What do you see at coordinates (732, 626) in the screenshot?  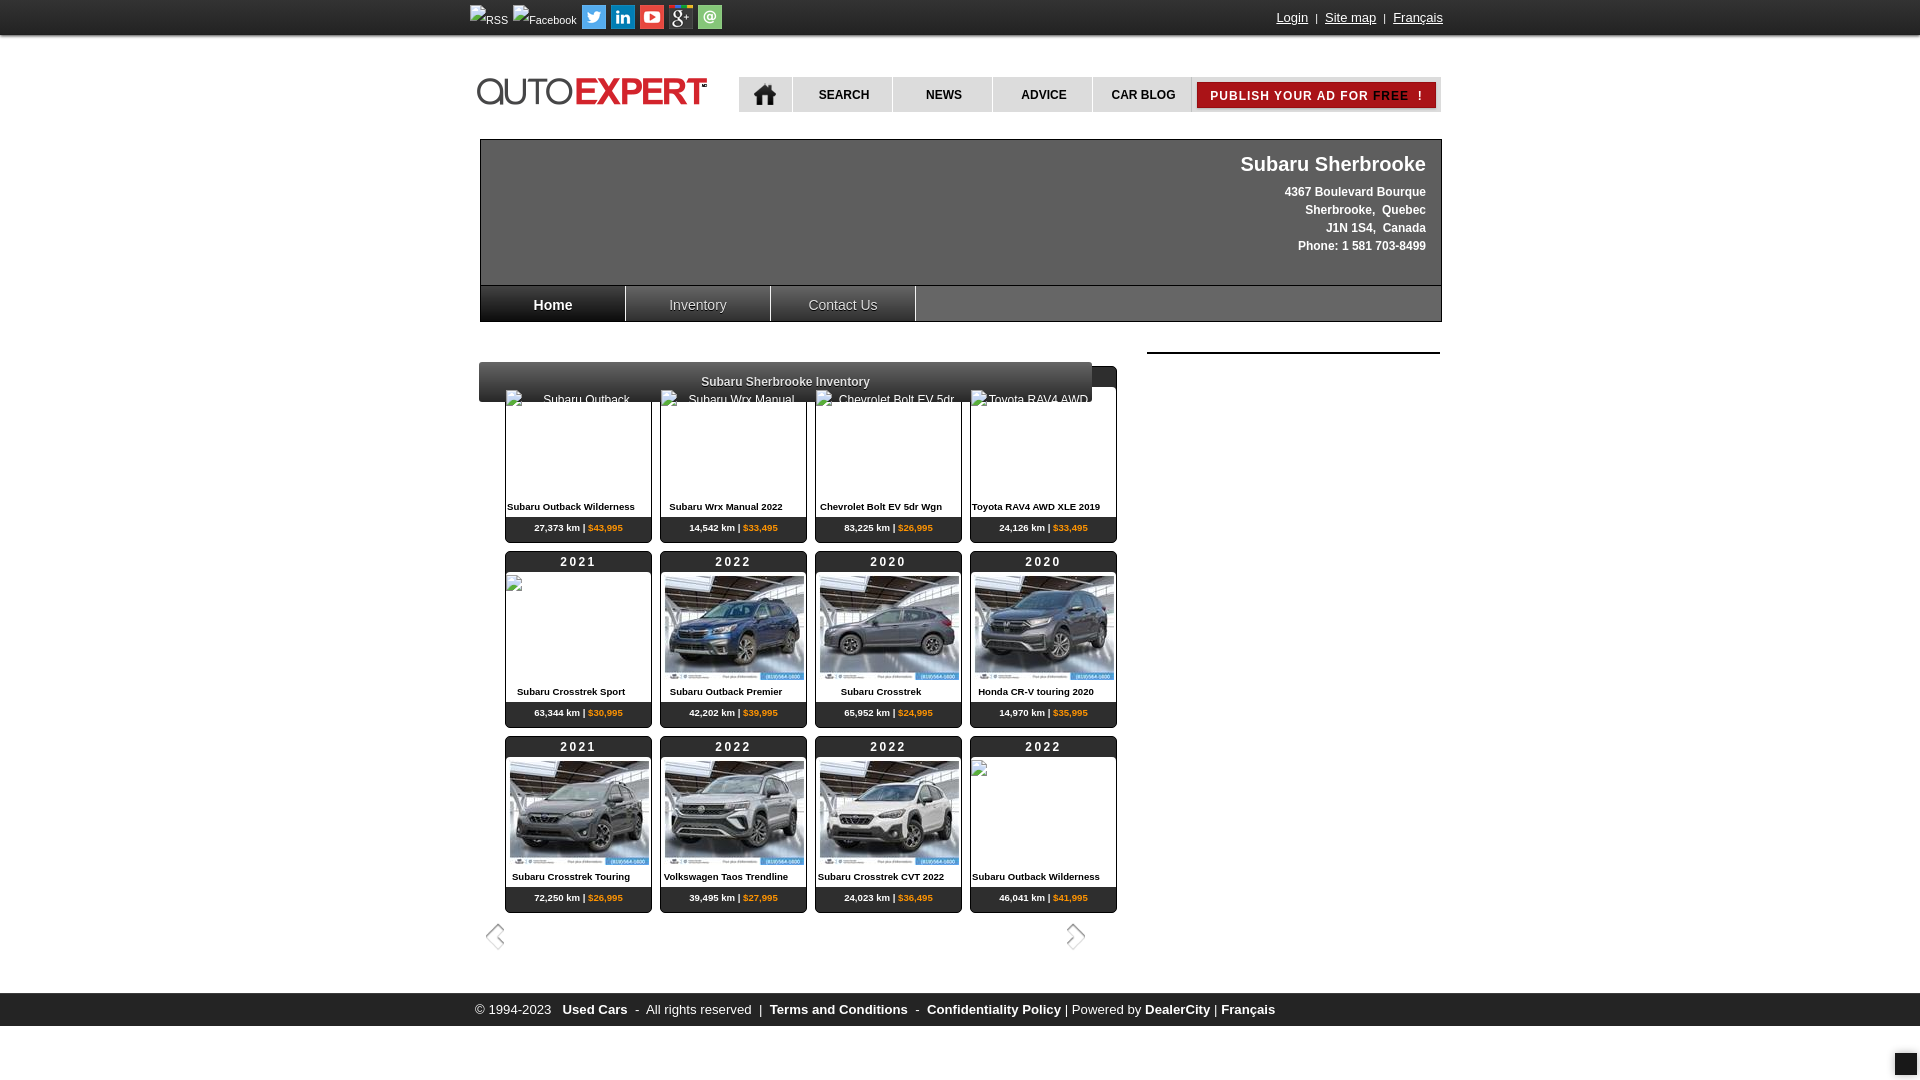 I see `'2022` at bounding box center [732, 626].